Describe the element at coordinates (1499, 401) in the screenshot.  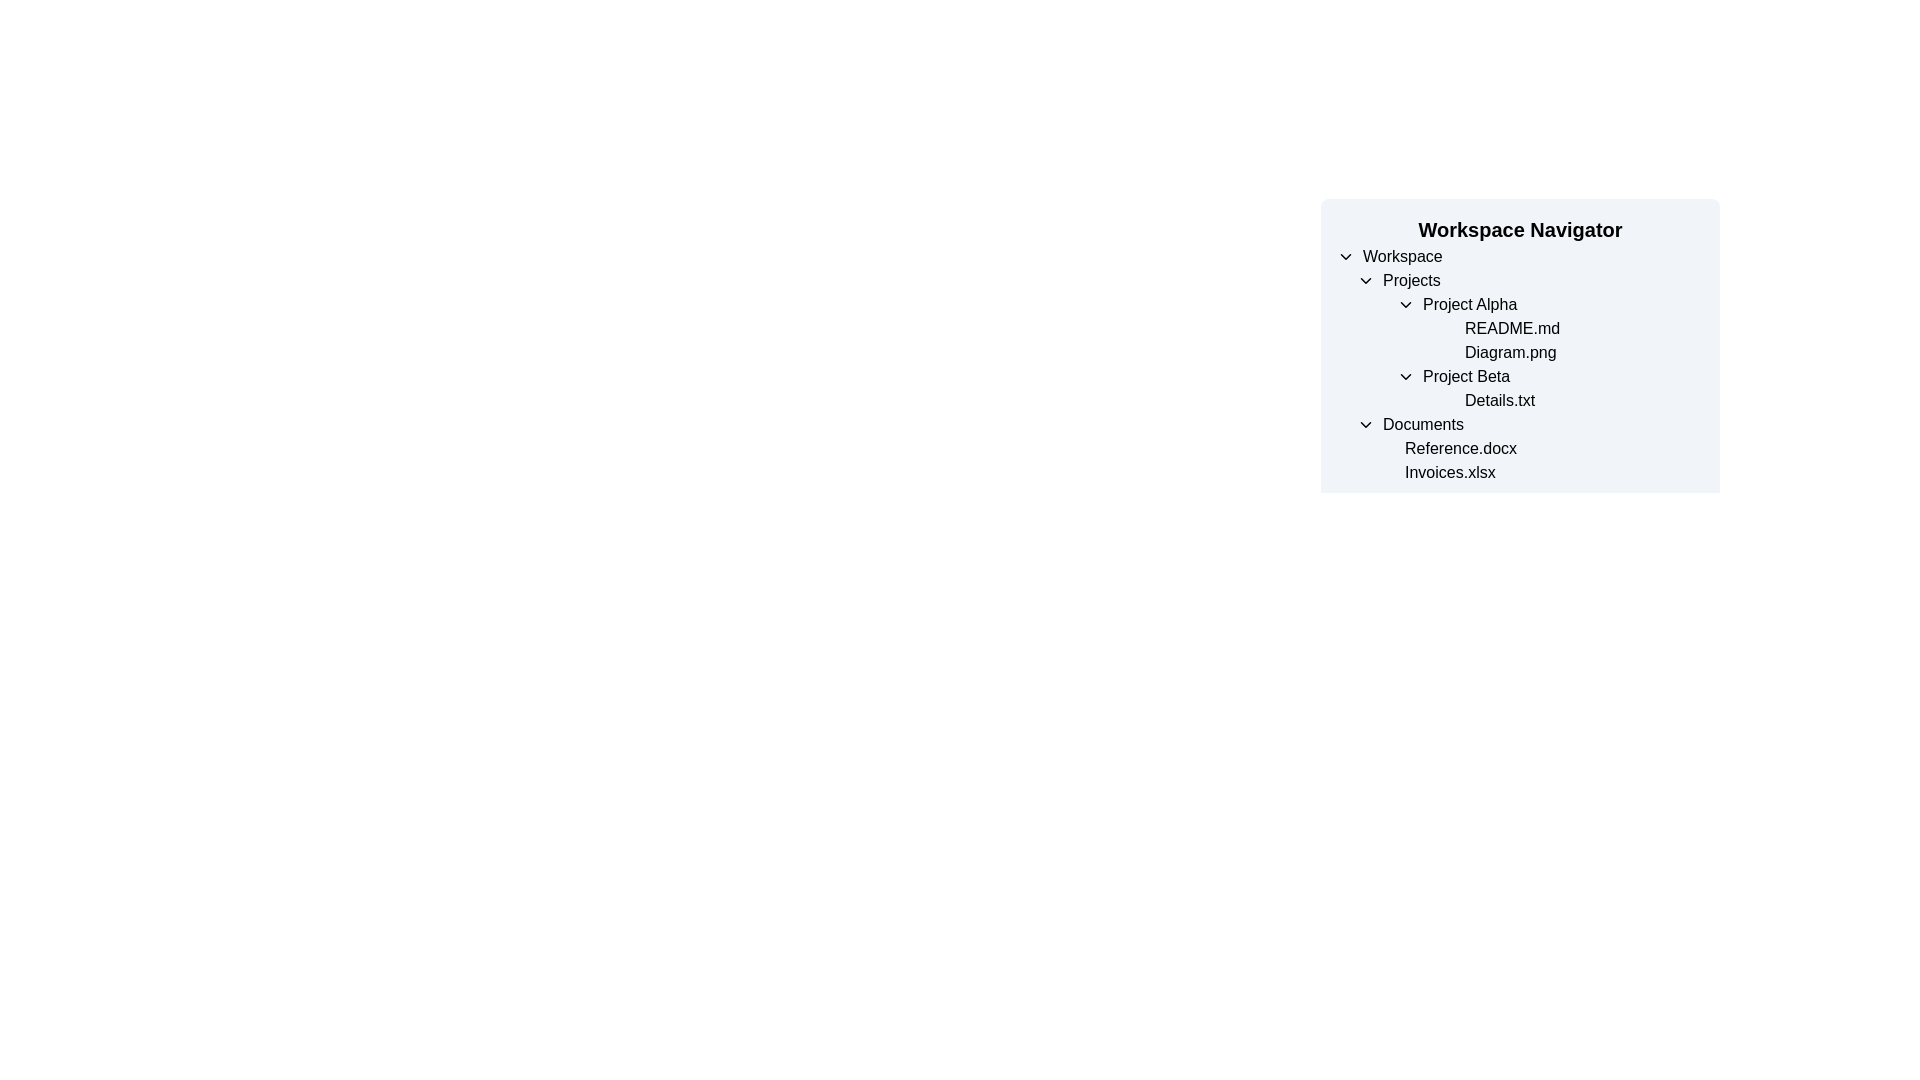
I see `the text label displaying the file name 'Details.txt' located within the 'Project Beta' folder in the Workspace Navigator` at that location.